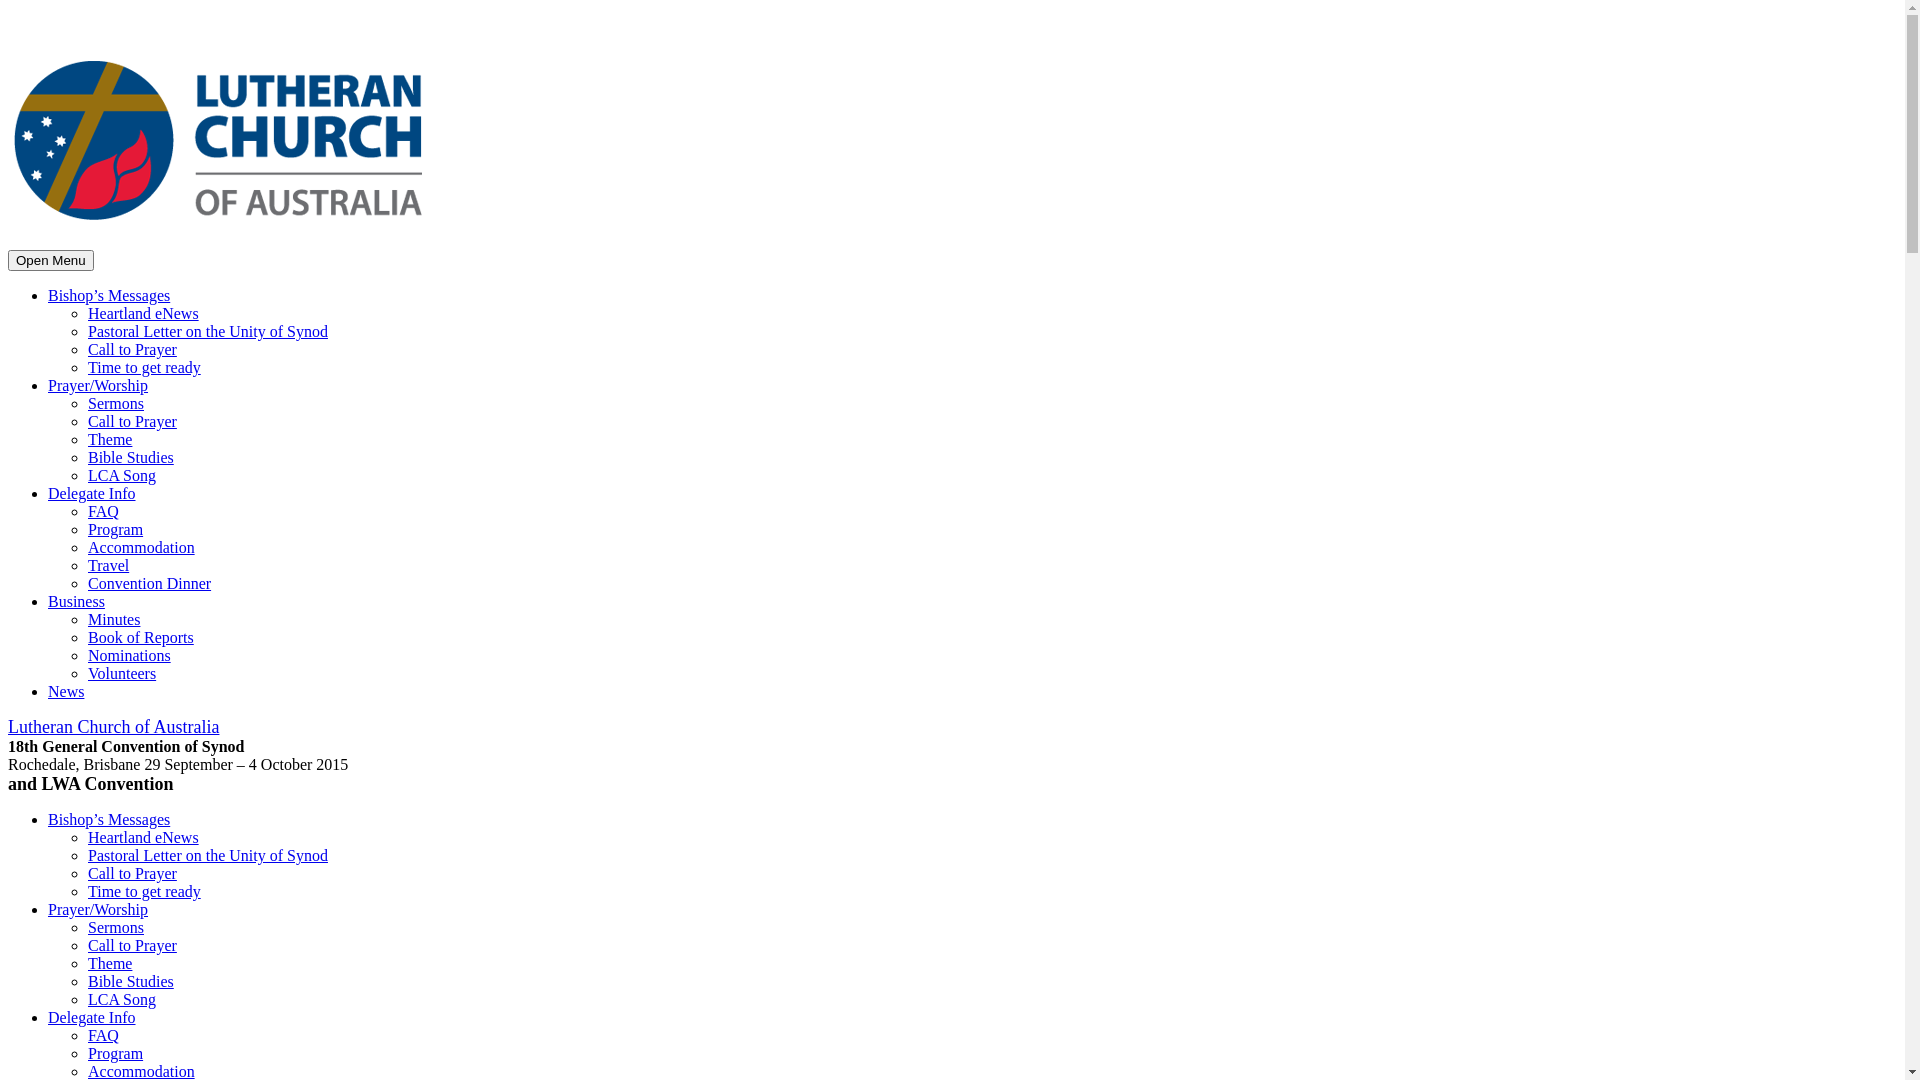 Image resolution: width=1920 pixels, height=1080 pixels. Describe the element at coordinates (86, 438) in the screenshot. I see `'Theme'` at that location.